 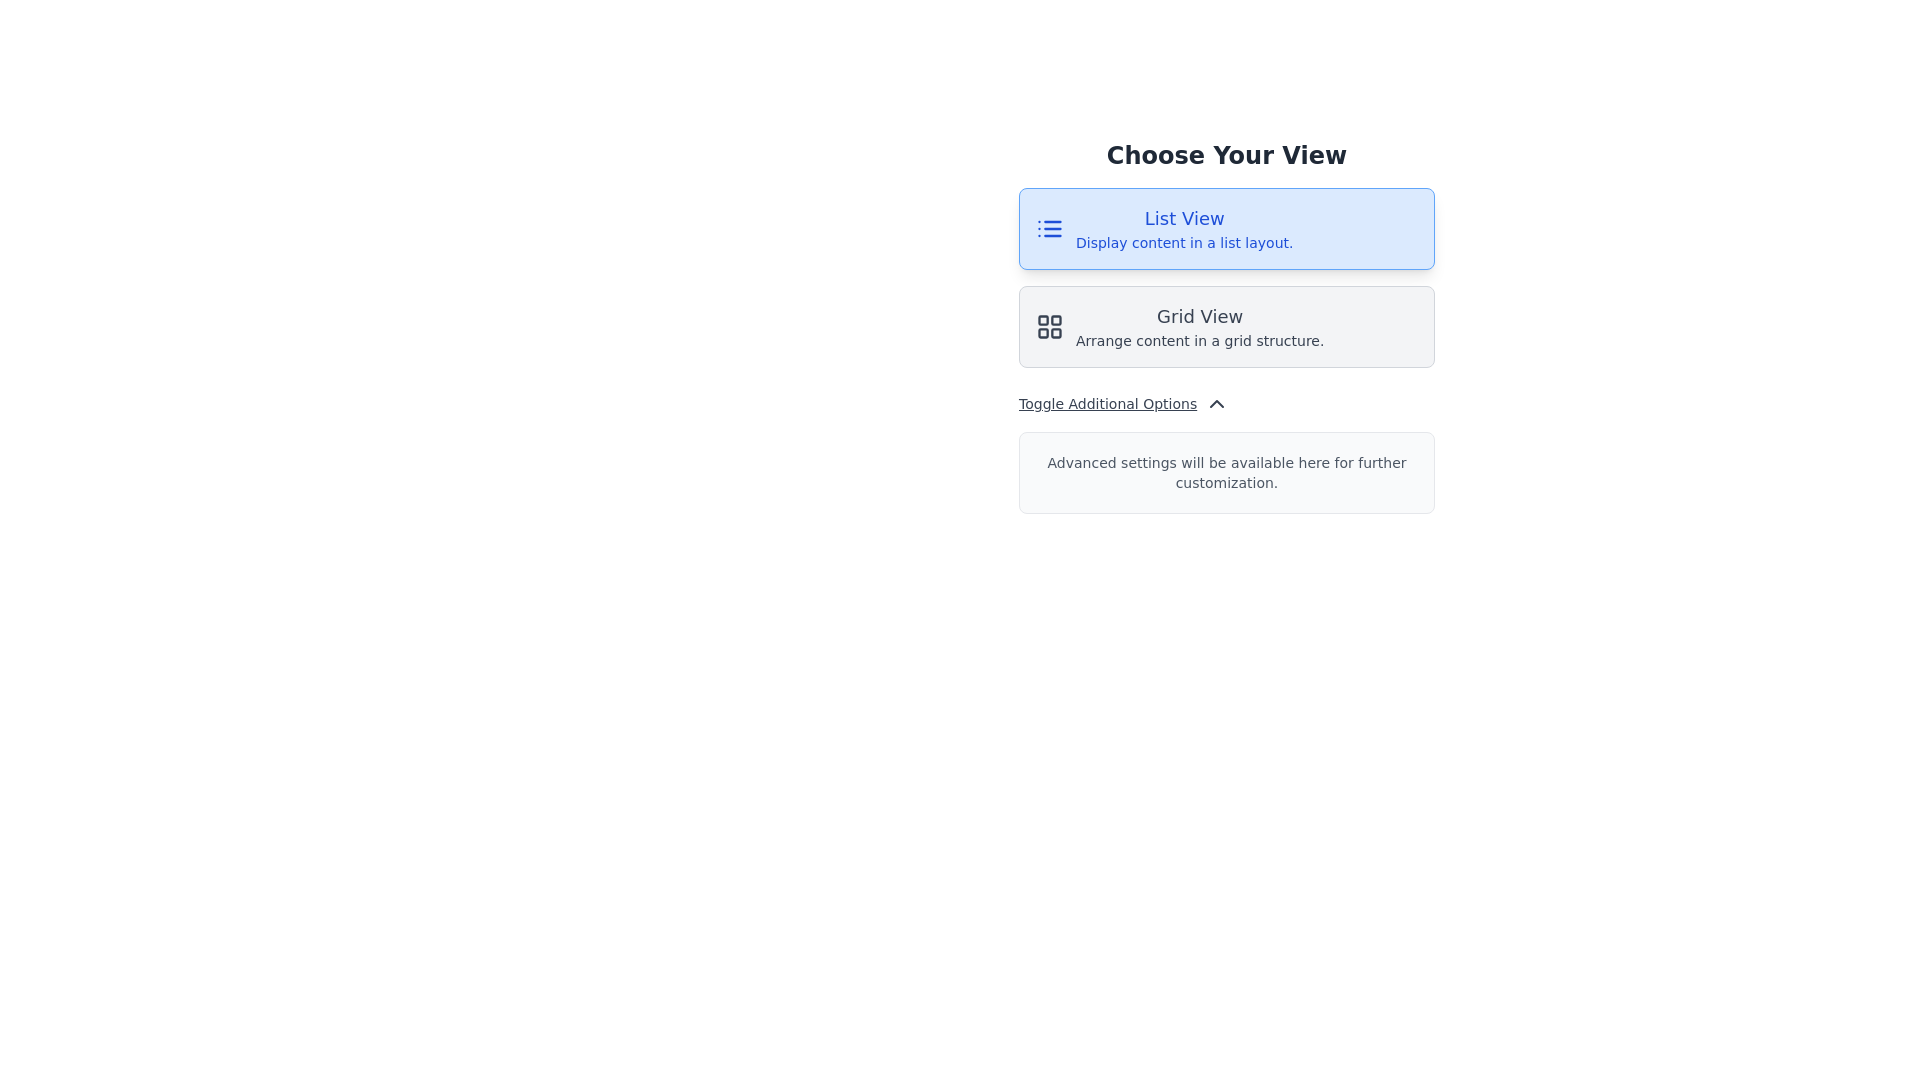 I want to click on the 'Toggle Additional Options' button for keyboard interaction, so click(x=1124, y=404).